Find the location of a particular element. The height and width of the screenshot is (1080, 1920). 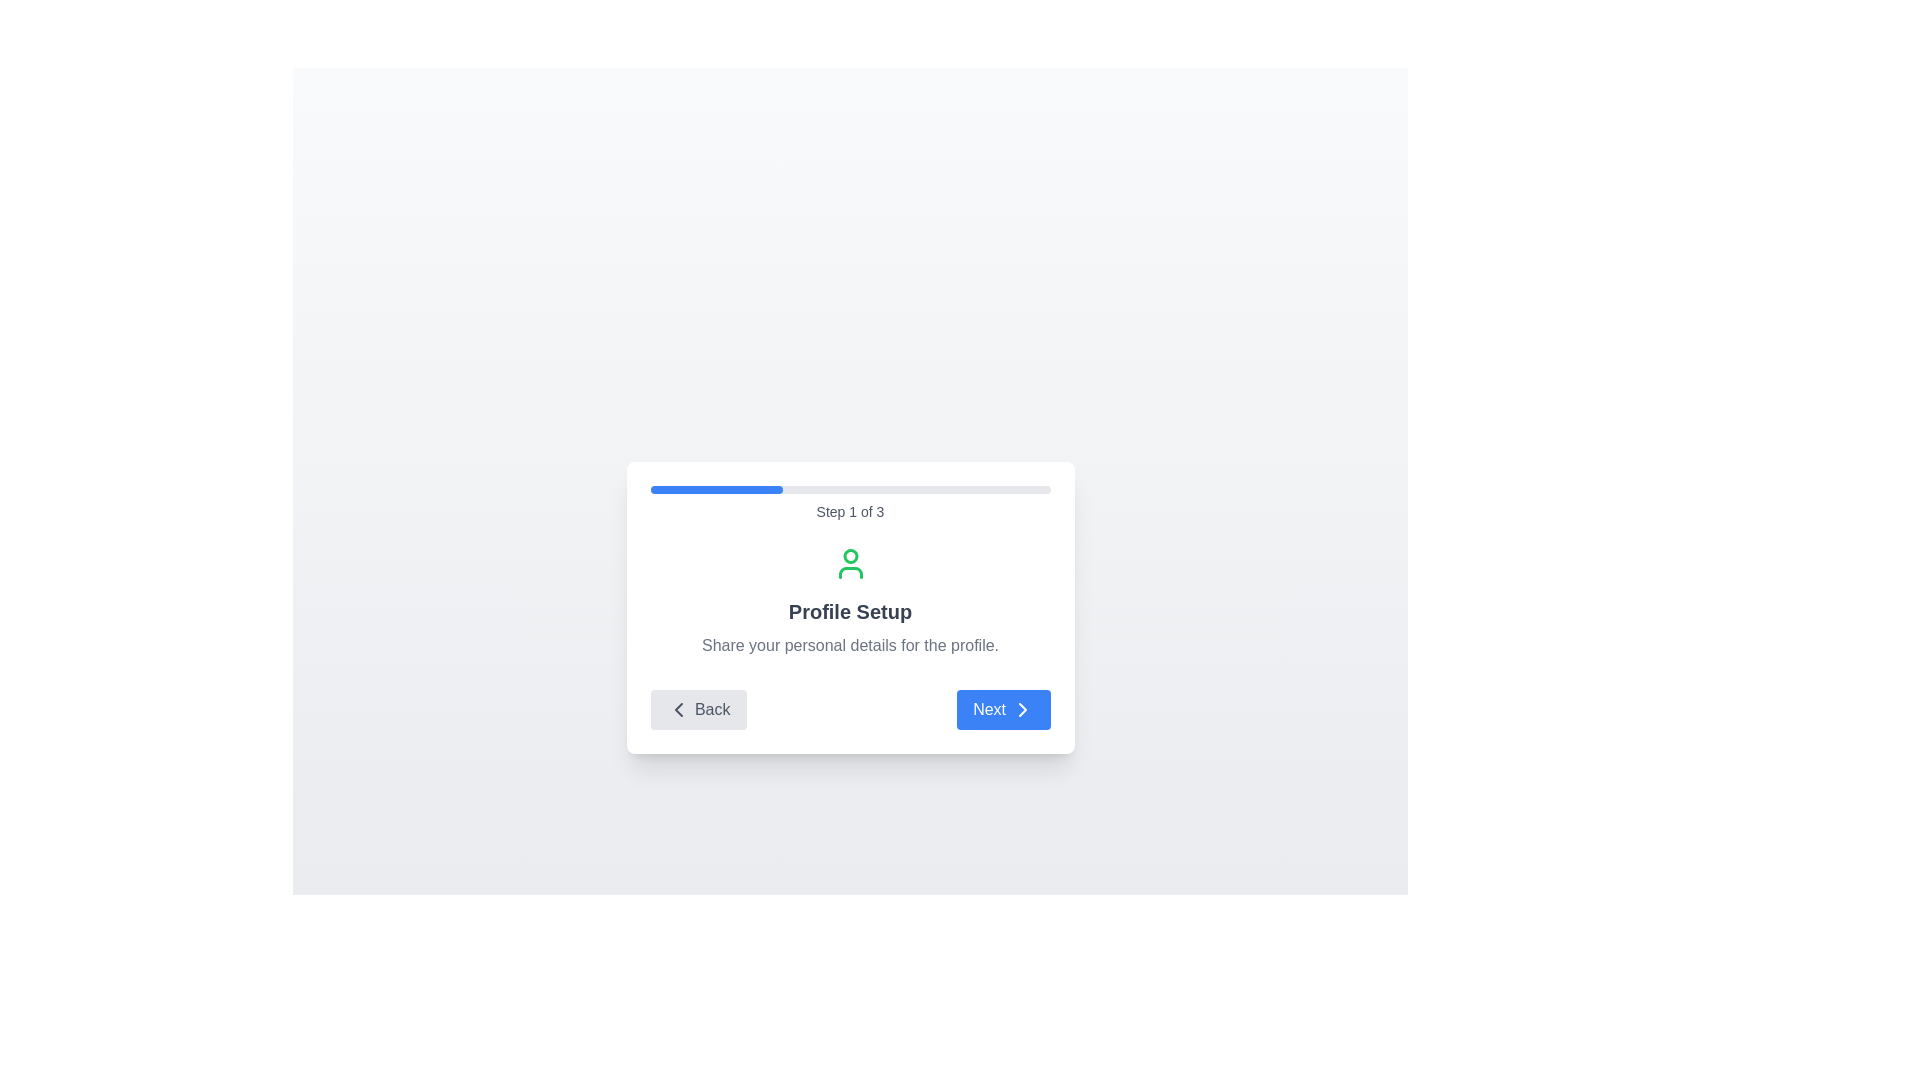

the informational text element that provides guidance for the current step in a multi-step process, located centrally in the interface below the 'Step 1 of 3' progress indicator and above the 'Back' and 'Next' navigation buttons is located at coordinates (850, 600).